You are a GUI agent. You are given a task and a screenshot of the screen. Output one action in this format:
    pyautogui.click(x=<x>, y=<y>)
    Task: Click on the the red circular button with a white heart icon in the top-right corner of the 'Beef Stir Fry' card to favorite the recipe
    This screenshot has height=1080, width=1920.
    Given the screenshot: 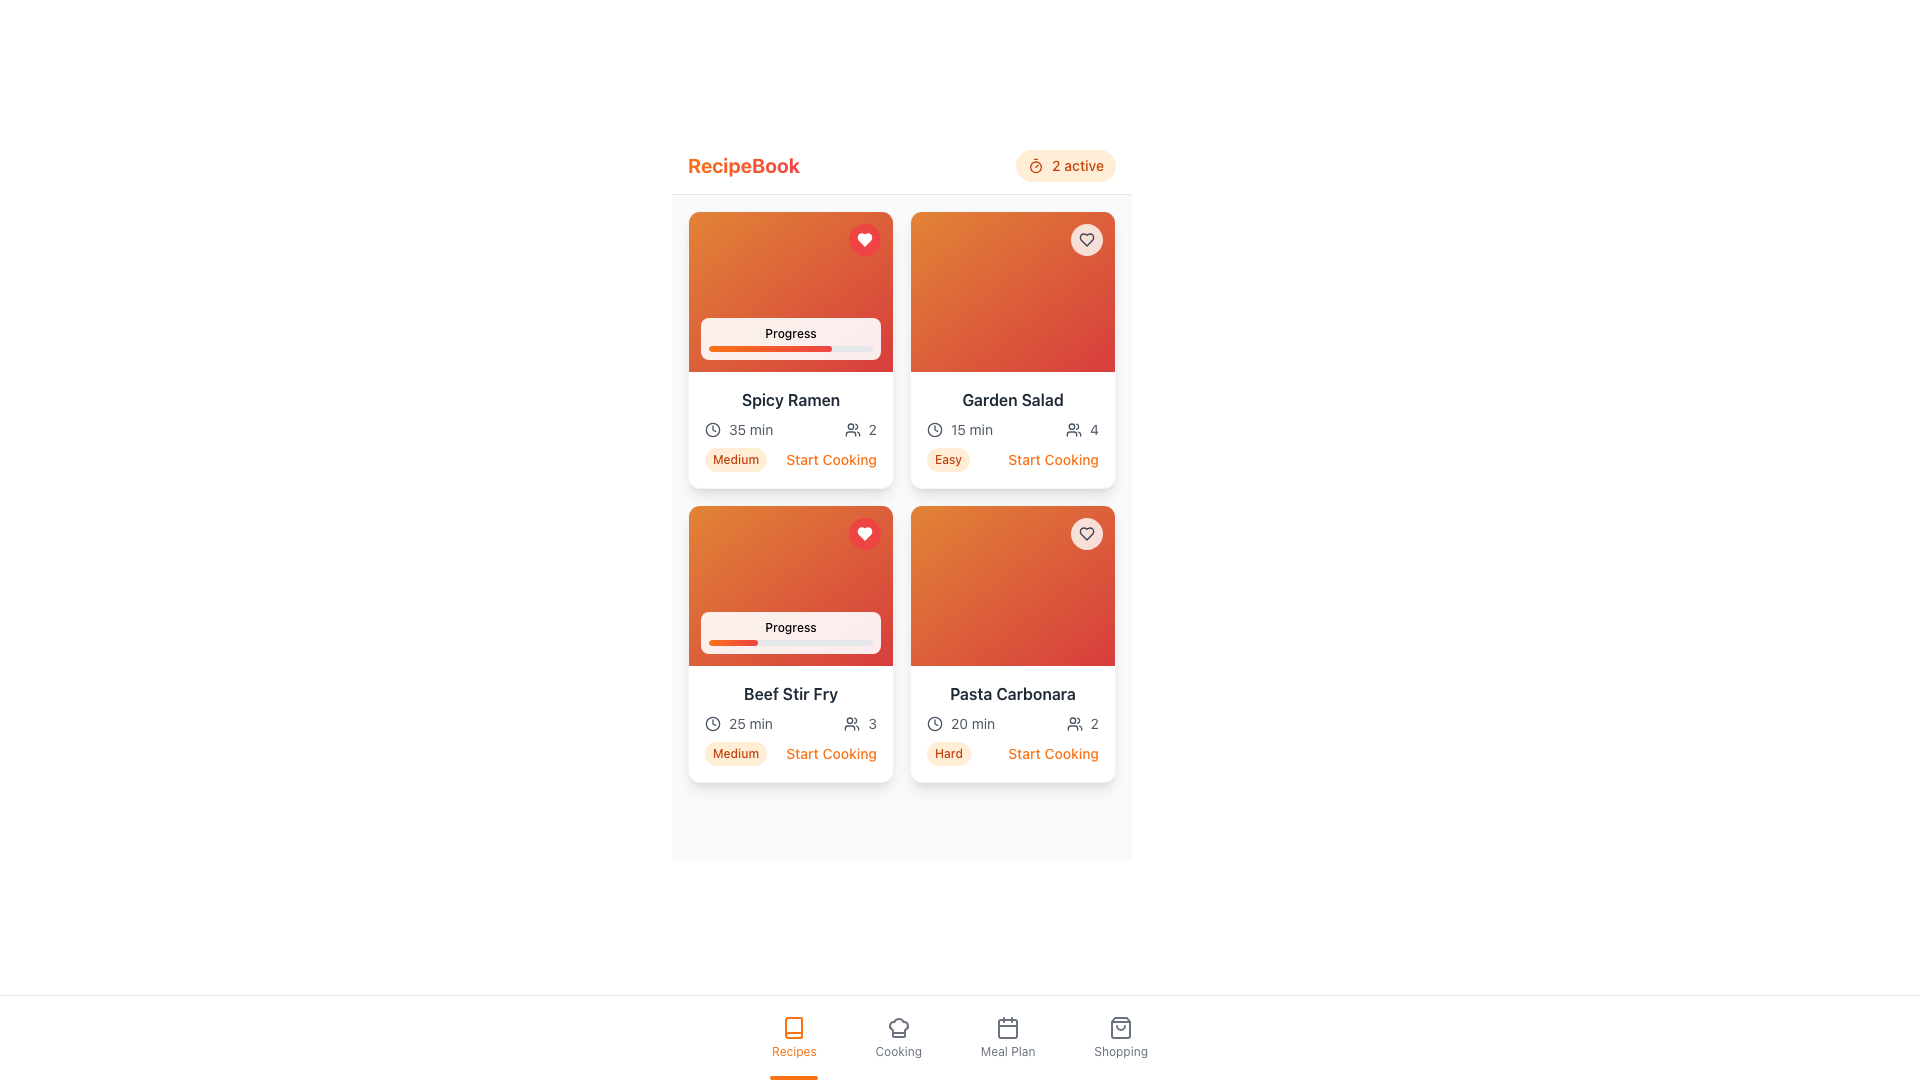 What is the action you would take?
    pyautogui.click(x=864, y=532)
    